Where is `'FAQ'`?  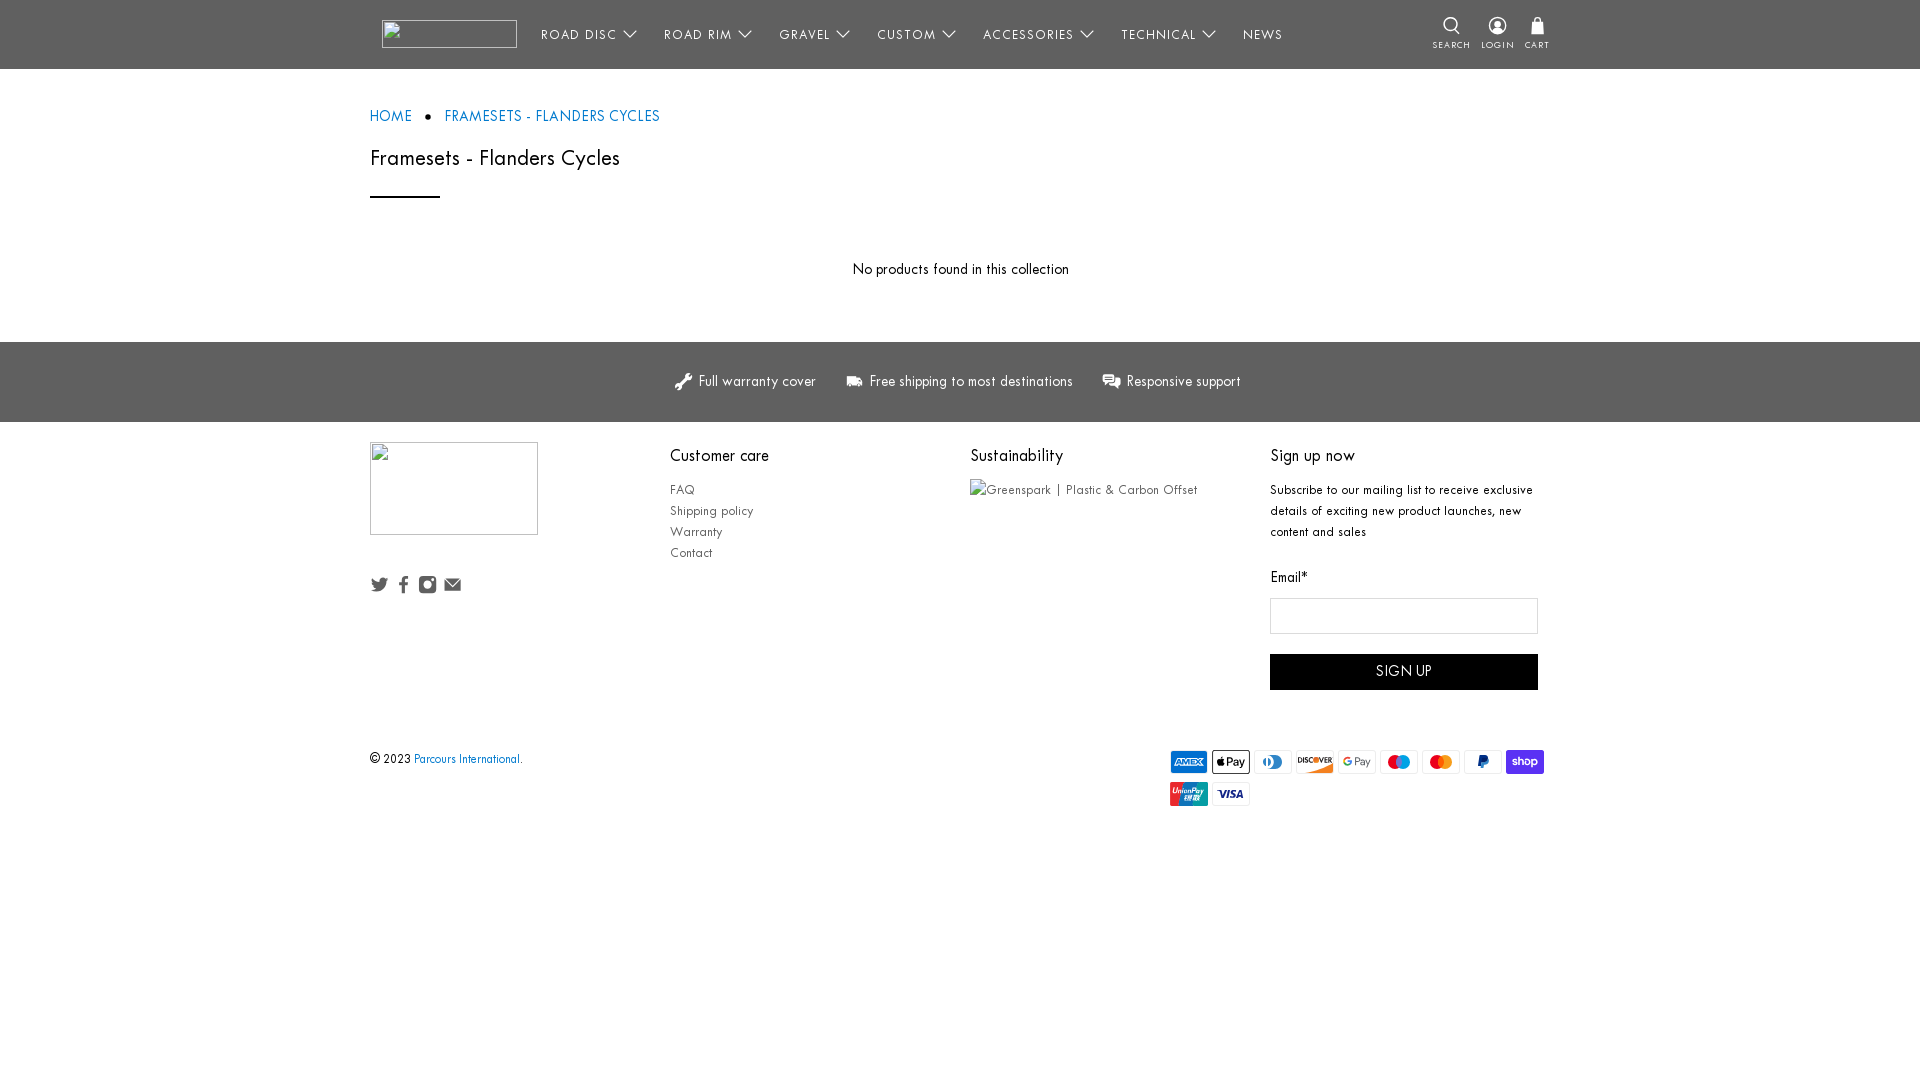 'FAQ' is located at coordinates (682, 489).